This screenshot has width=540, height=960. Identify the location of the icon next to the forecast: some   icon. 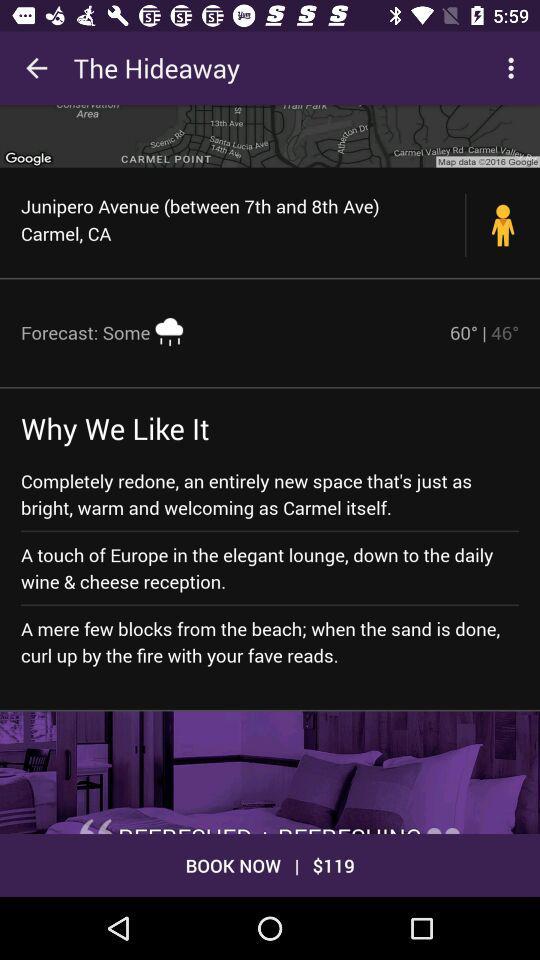
(483, 332).